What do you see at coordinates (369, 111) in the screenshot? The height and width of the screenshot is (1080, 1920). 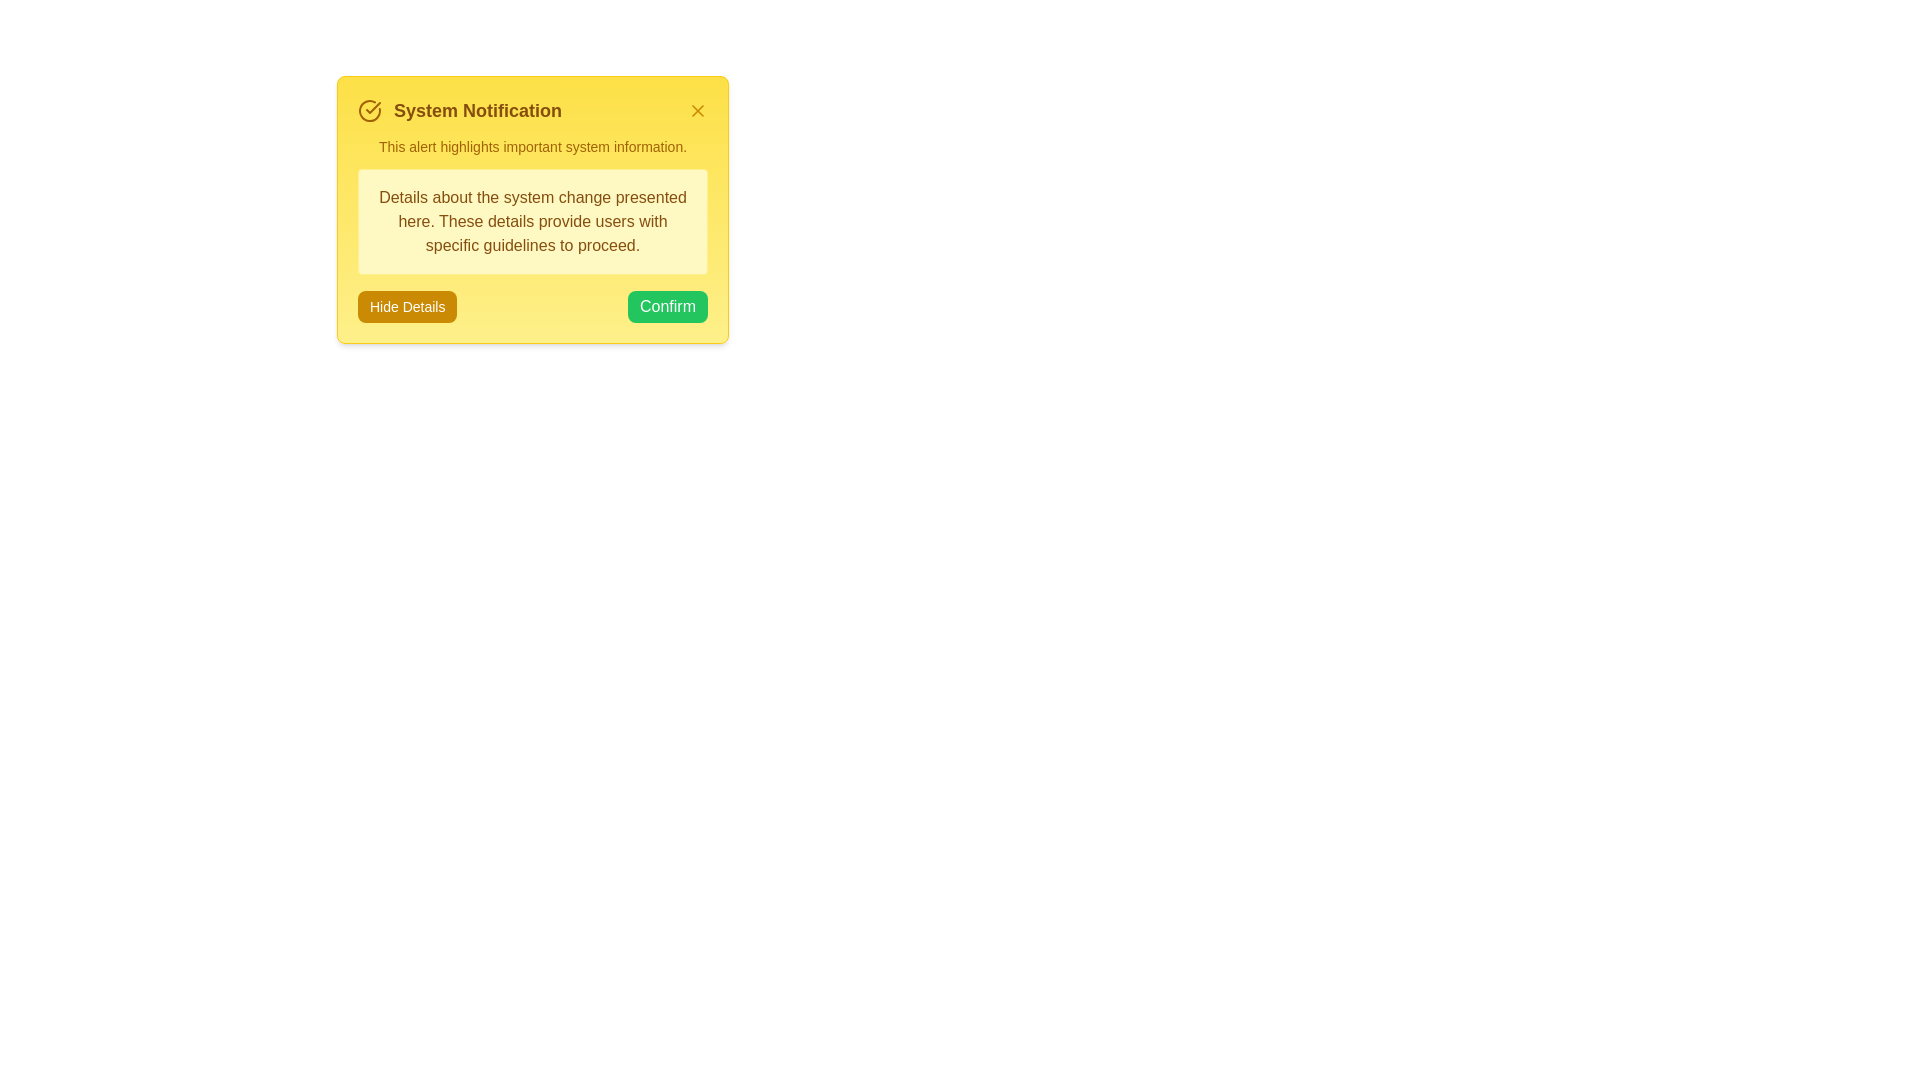 I see `the CheckCircle icon in the alert component` at bounding box center [369, 111].